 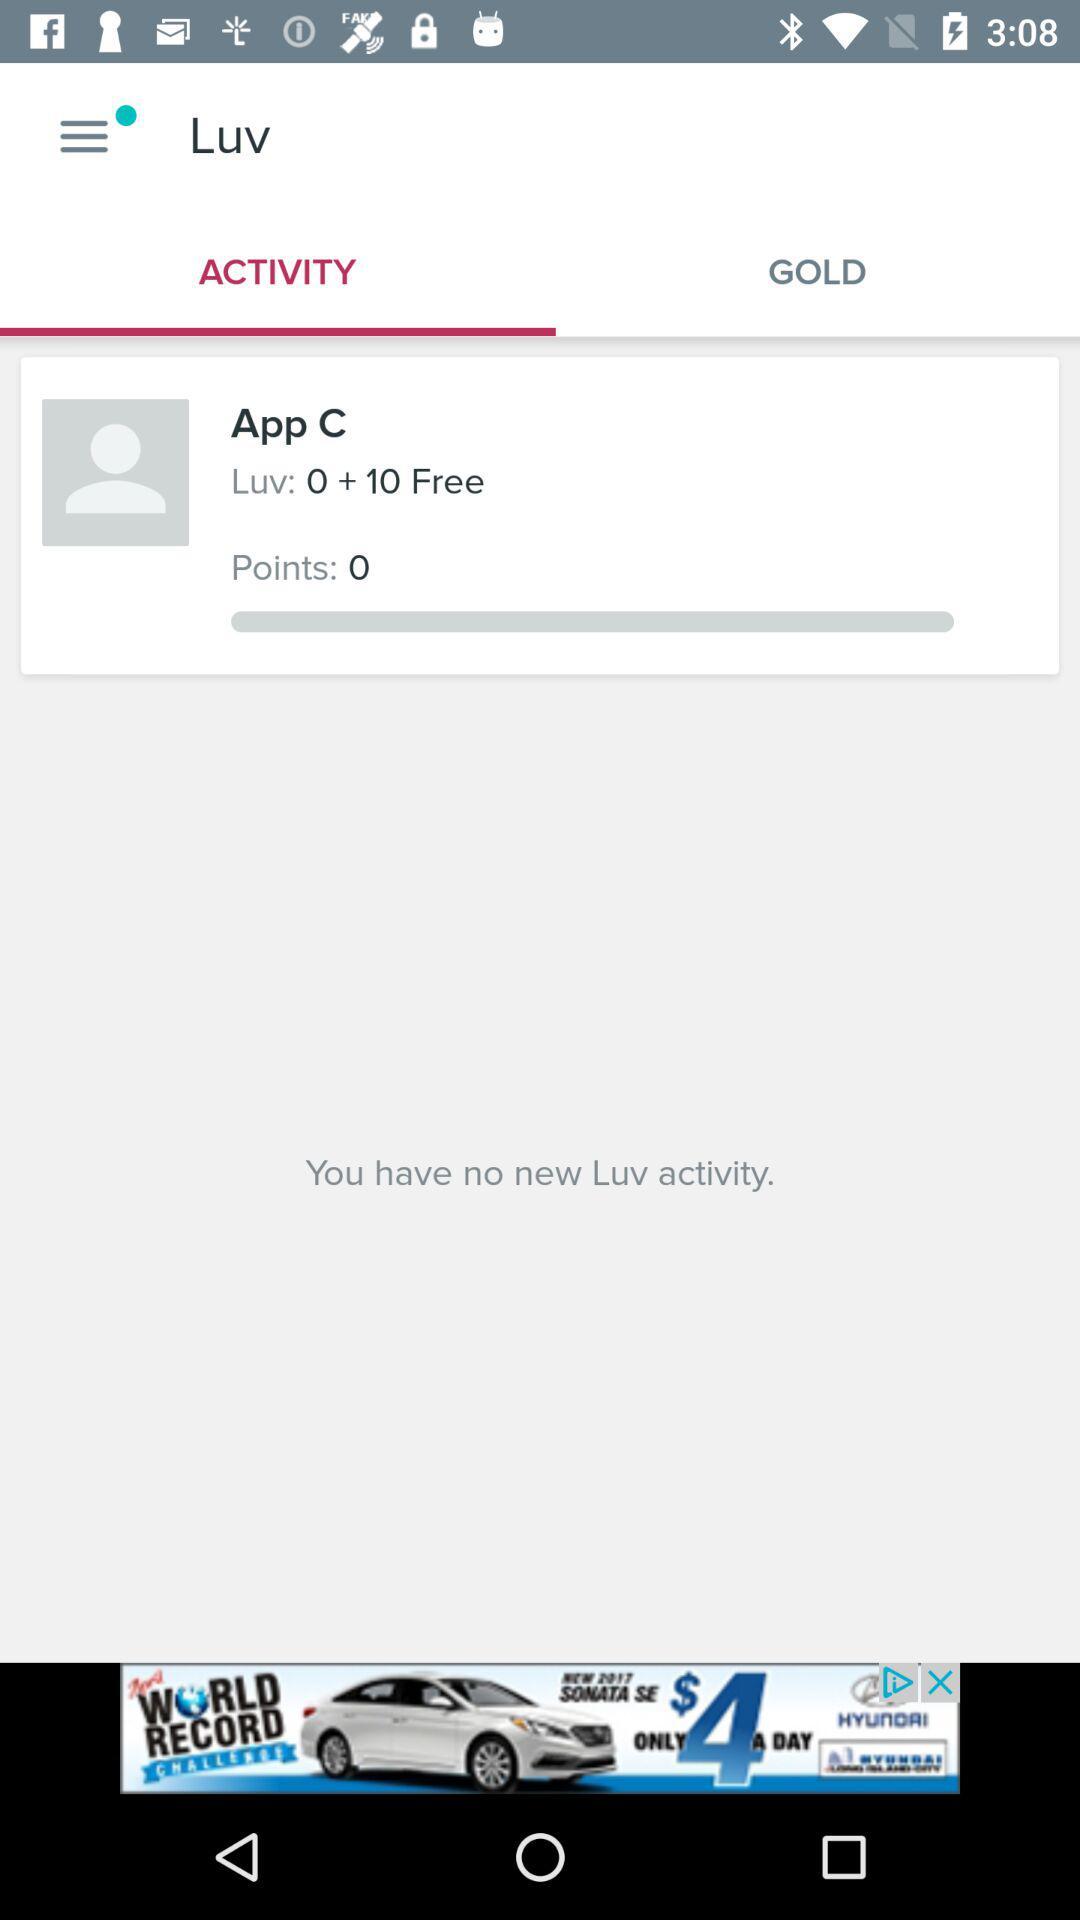 What do you see at coordinates (540, 1727) in the screenshot?
I see `blink advertisement` at bounding box center [540, 1727].